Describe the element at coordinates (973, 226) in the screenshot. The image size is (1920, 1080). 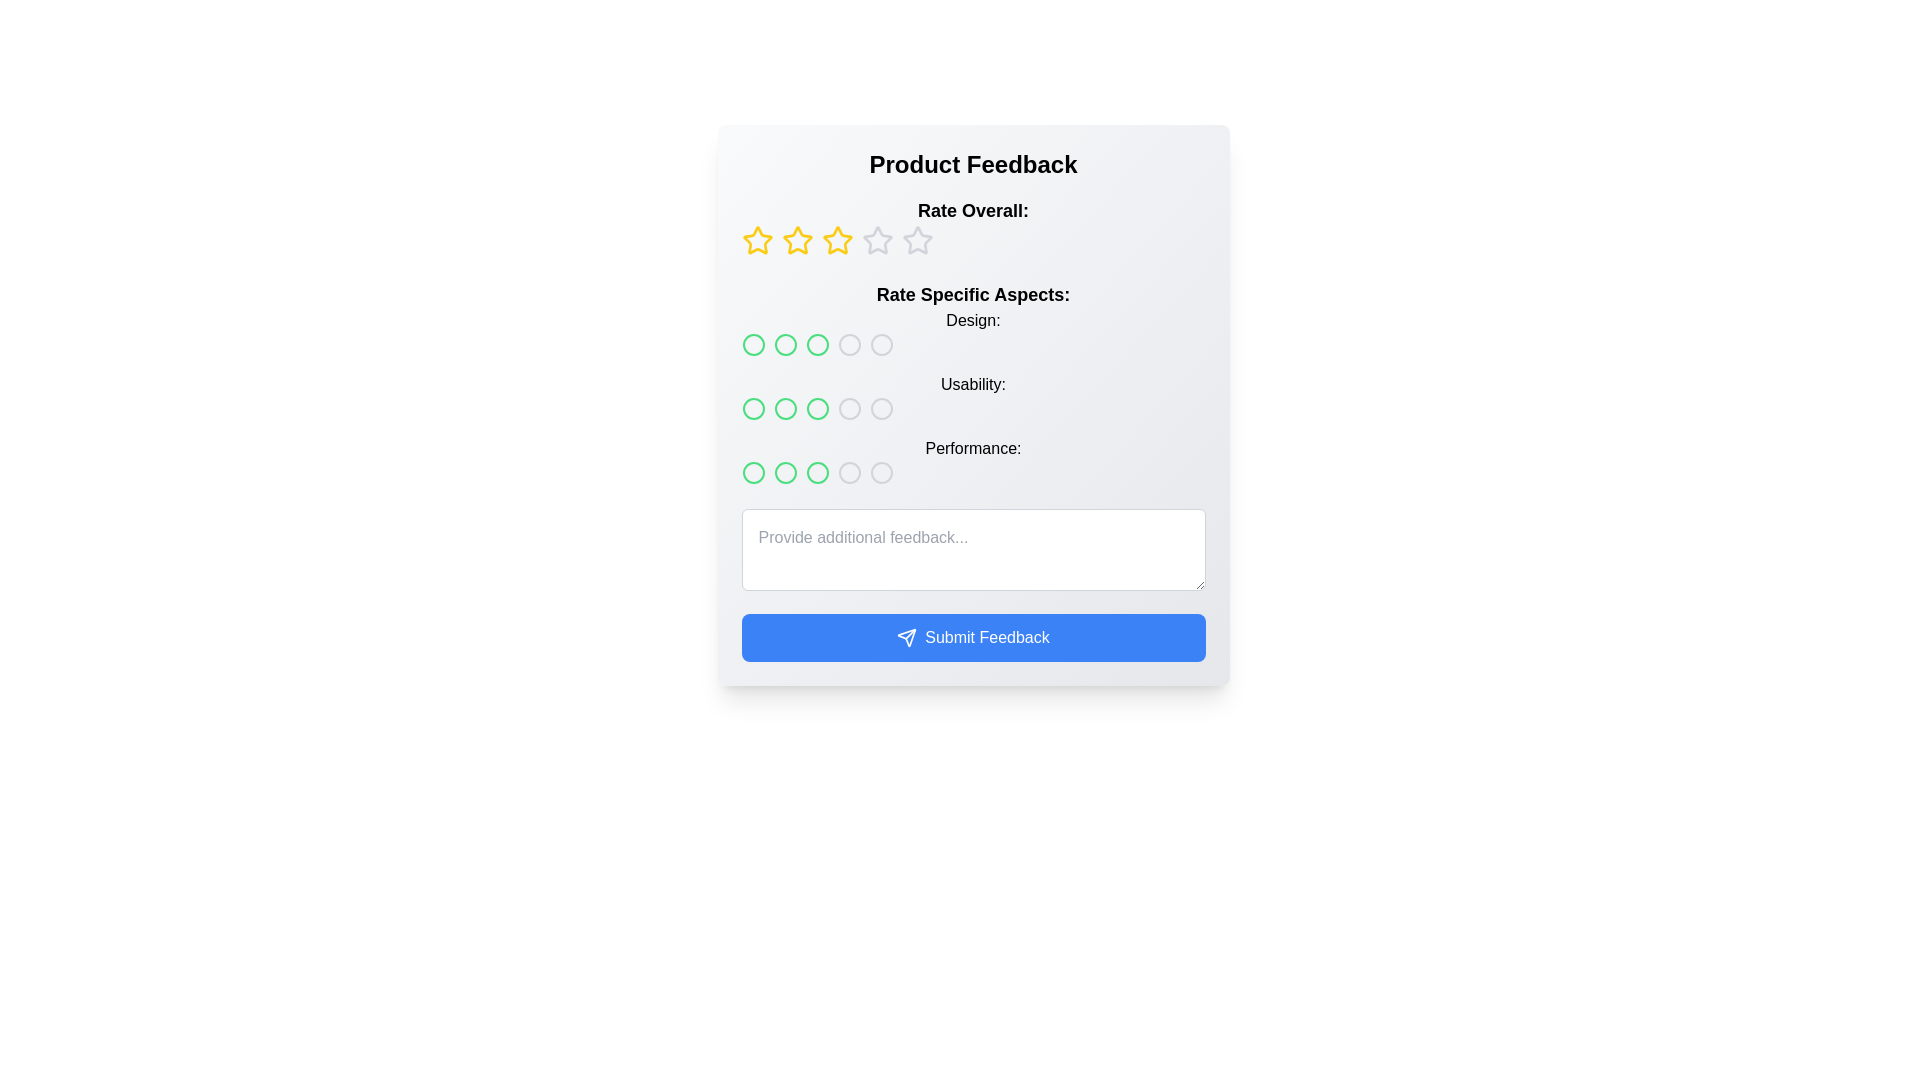
I see `the star icons in the Rating component labeled 'Rate Overall:'` at that location.